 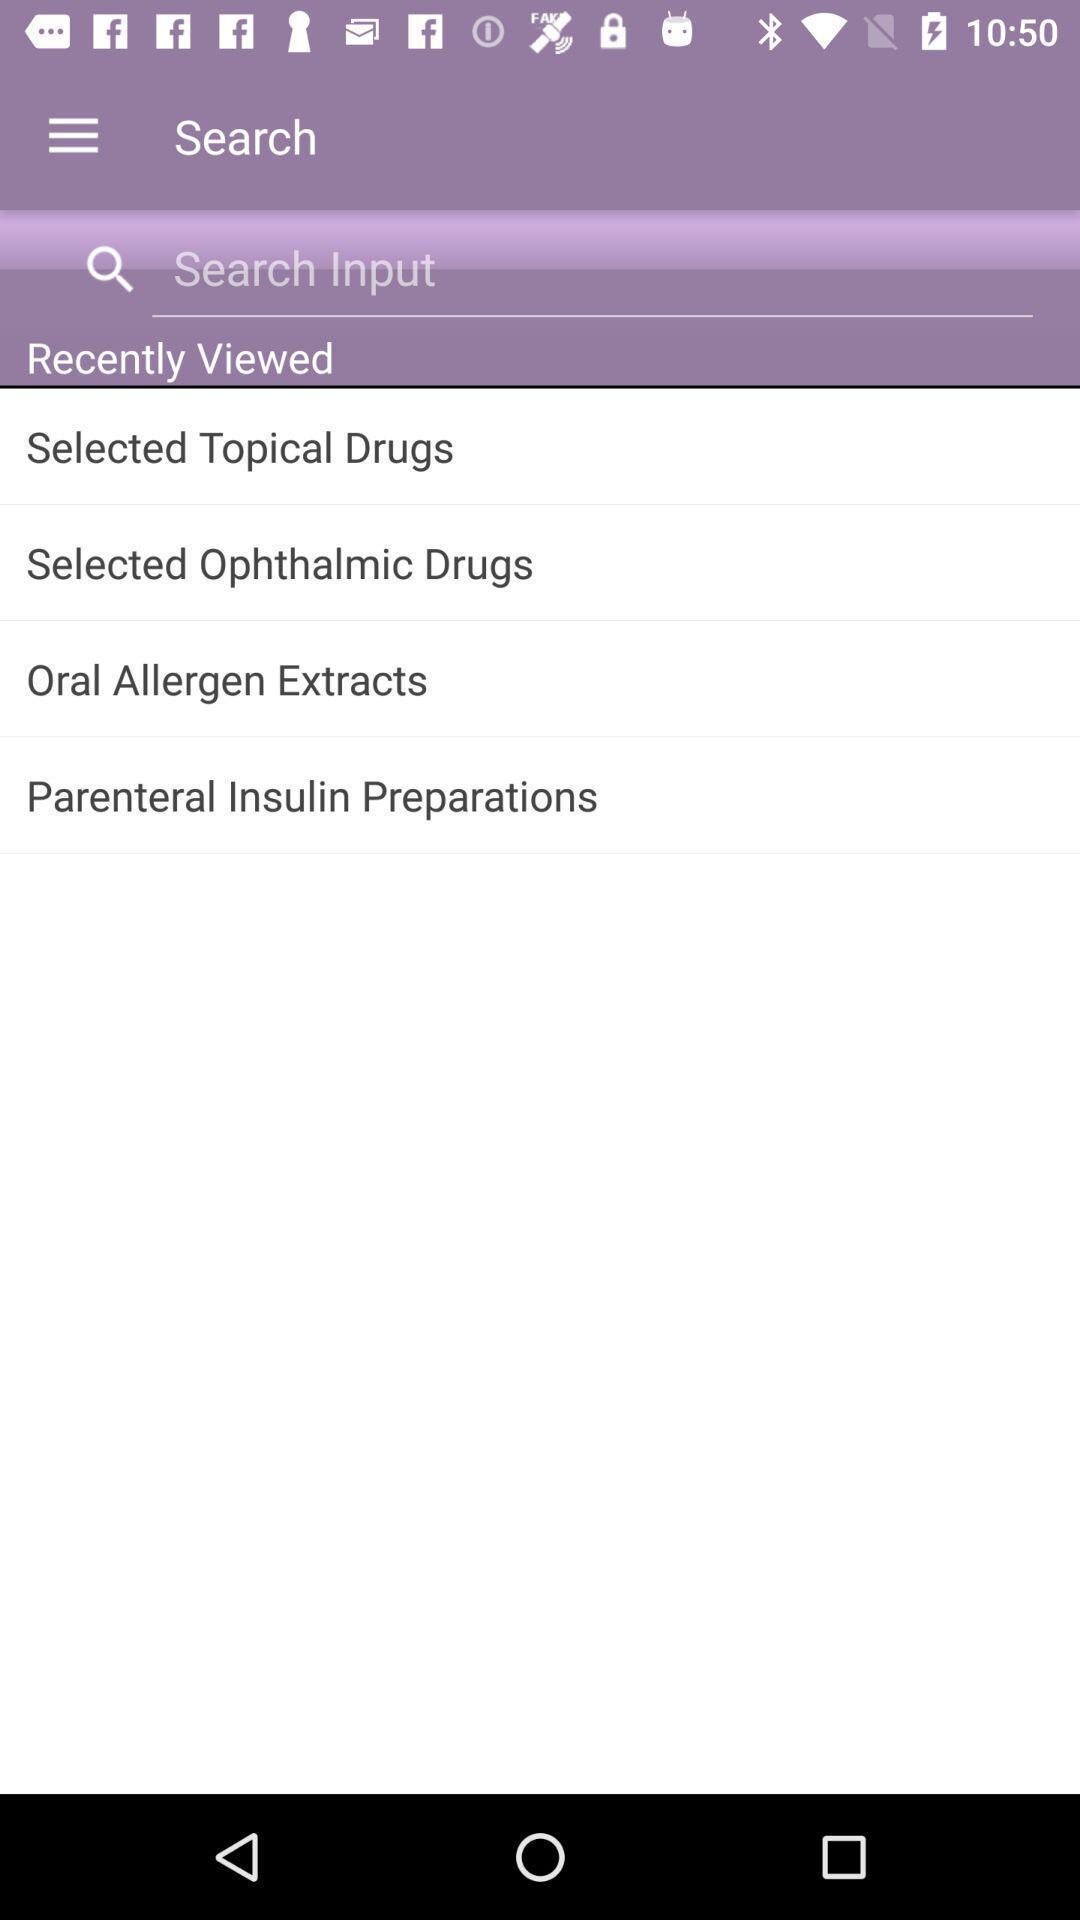 What do you see at coordinates (540, 678) in the screenshot?
I see `the oral allergen extracts` at bounding box center [540, 678].